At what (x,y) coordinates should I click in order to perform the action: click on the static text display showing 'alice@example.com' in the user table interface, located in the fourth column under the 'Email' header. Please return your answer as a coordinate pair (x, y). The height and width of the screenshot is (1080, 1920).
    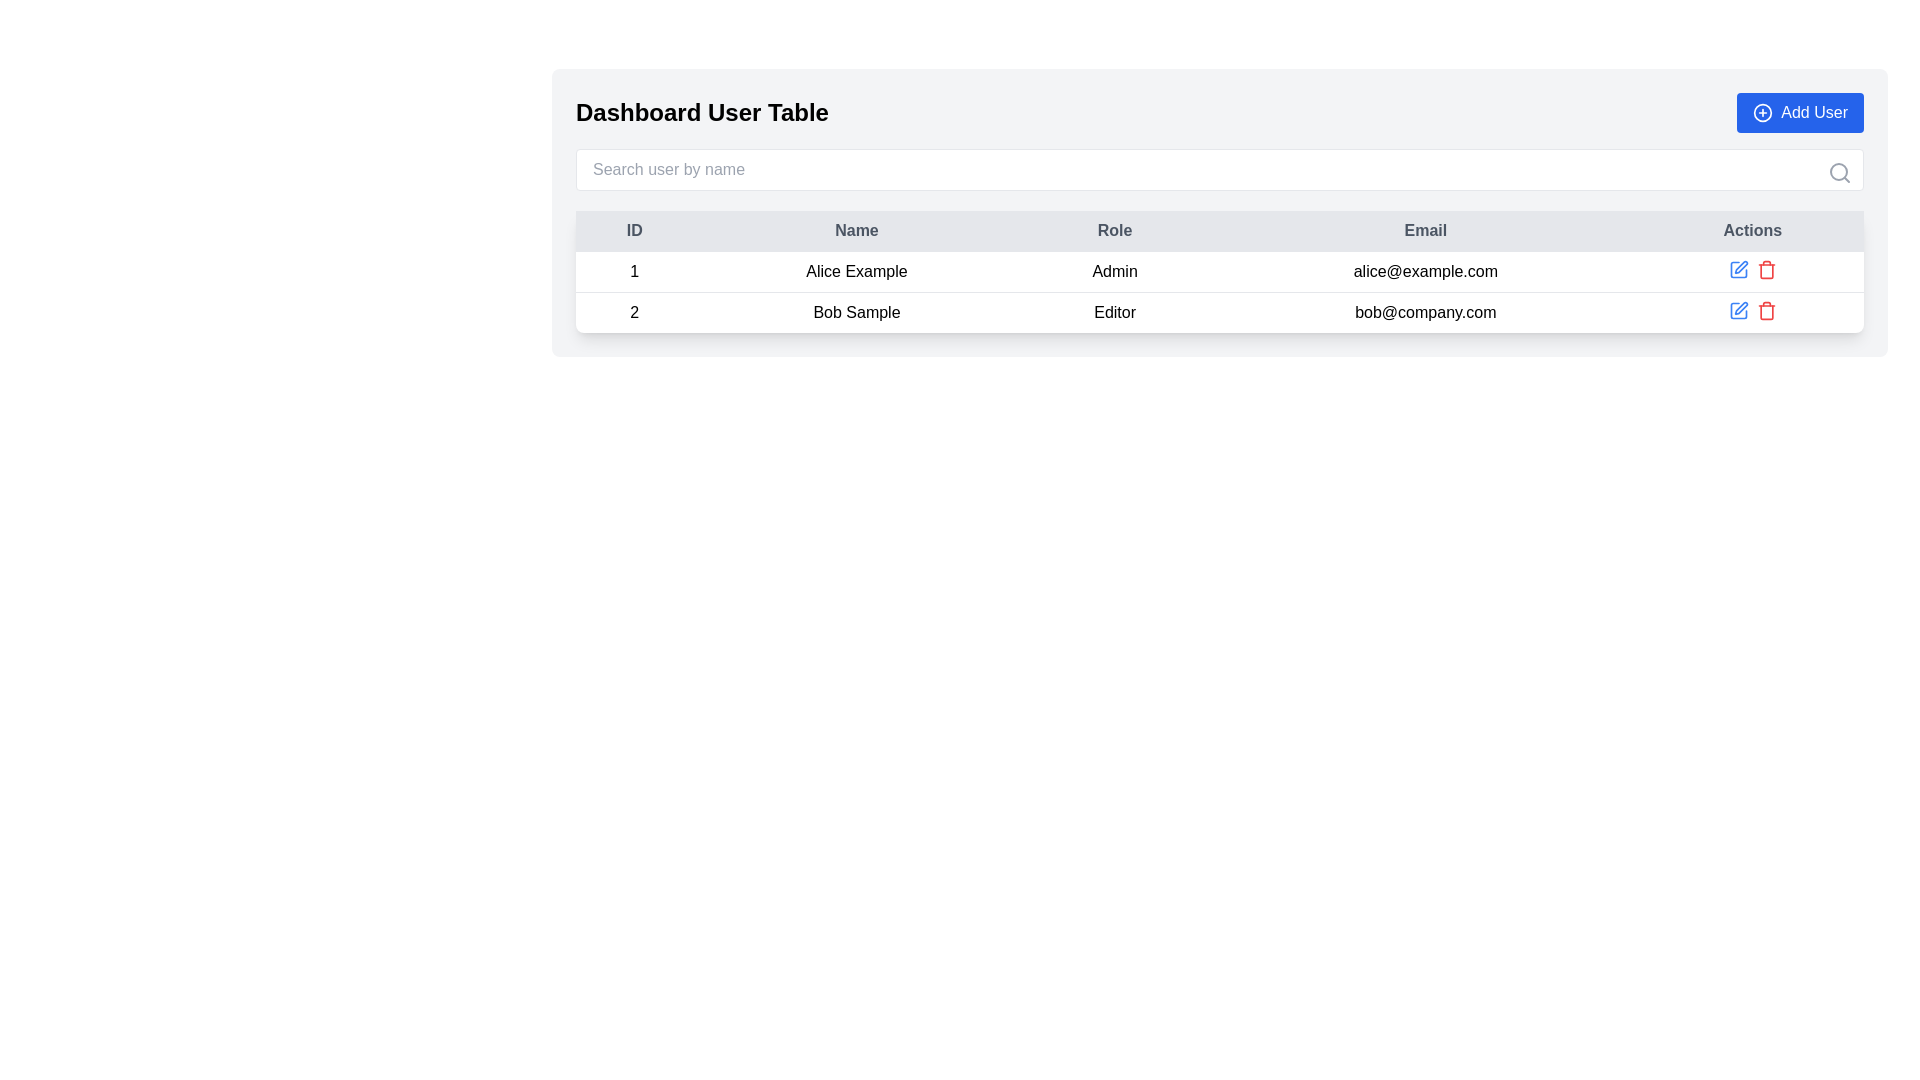
    Looking at the image, I should click on (1424, 272).